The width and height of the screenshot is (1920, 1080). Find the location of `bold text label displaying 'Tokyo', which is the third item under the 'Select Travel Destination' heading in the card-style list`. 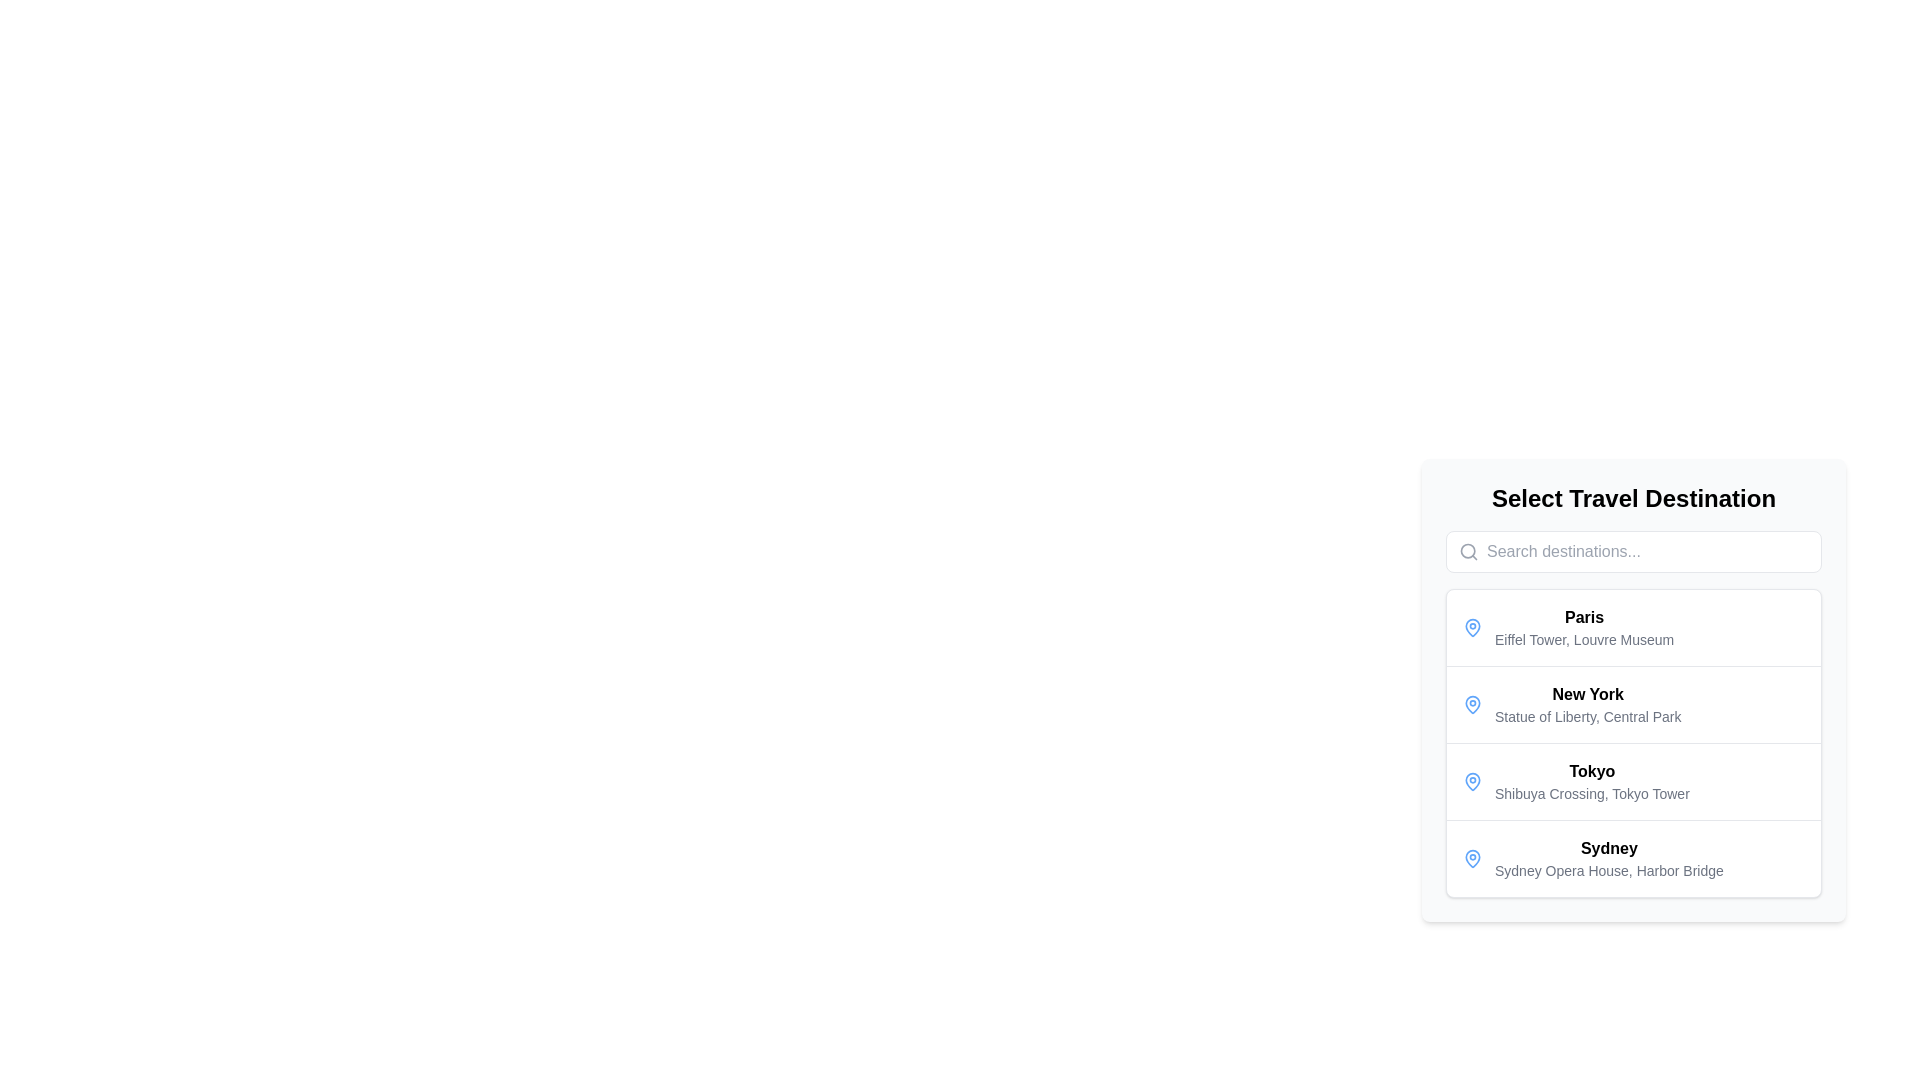

bold text label displaying 'Tokyo', which is the third item under the 'Select Travel Destination' heading in the card-style list is located at coordinates (1591, 770).